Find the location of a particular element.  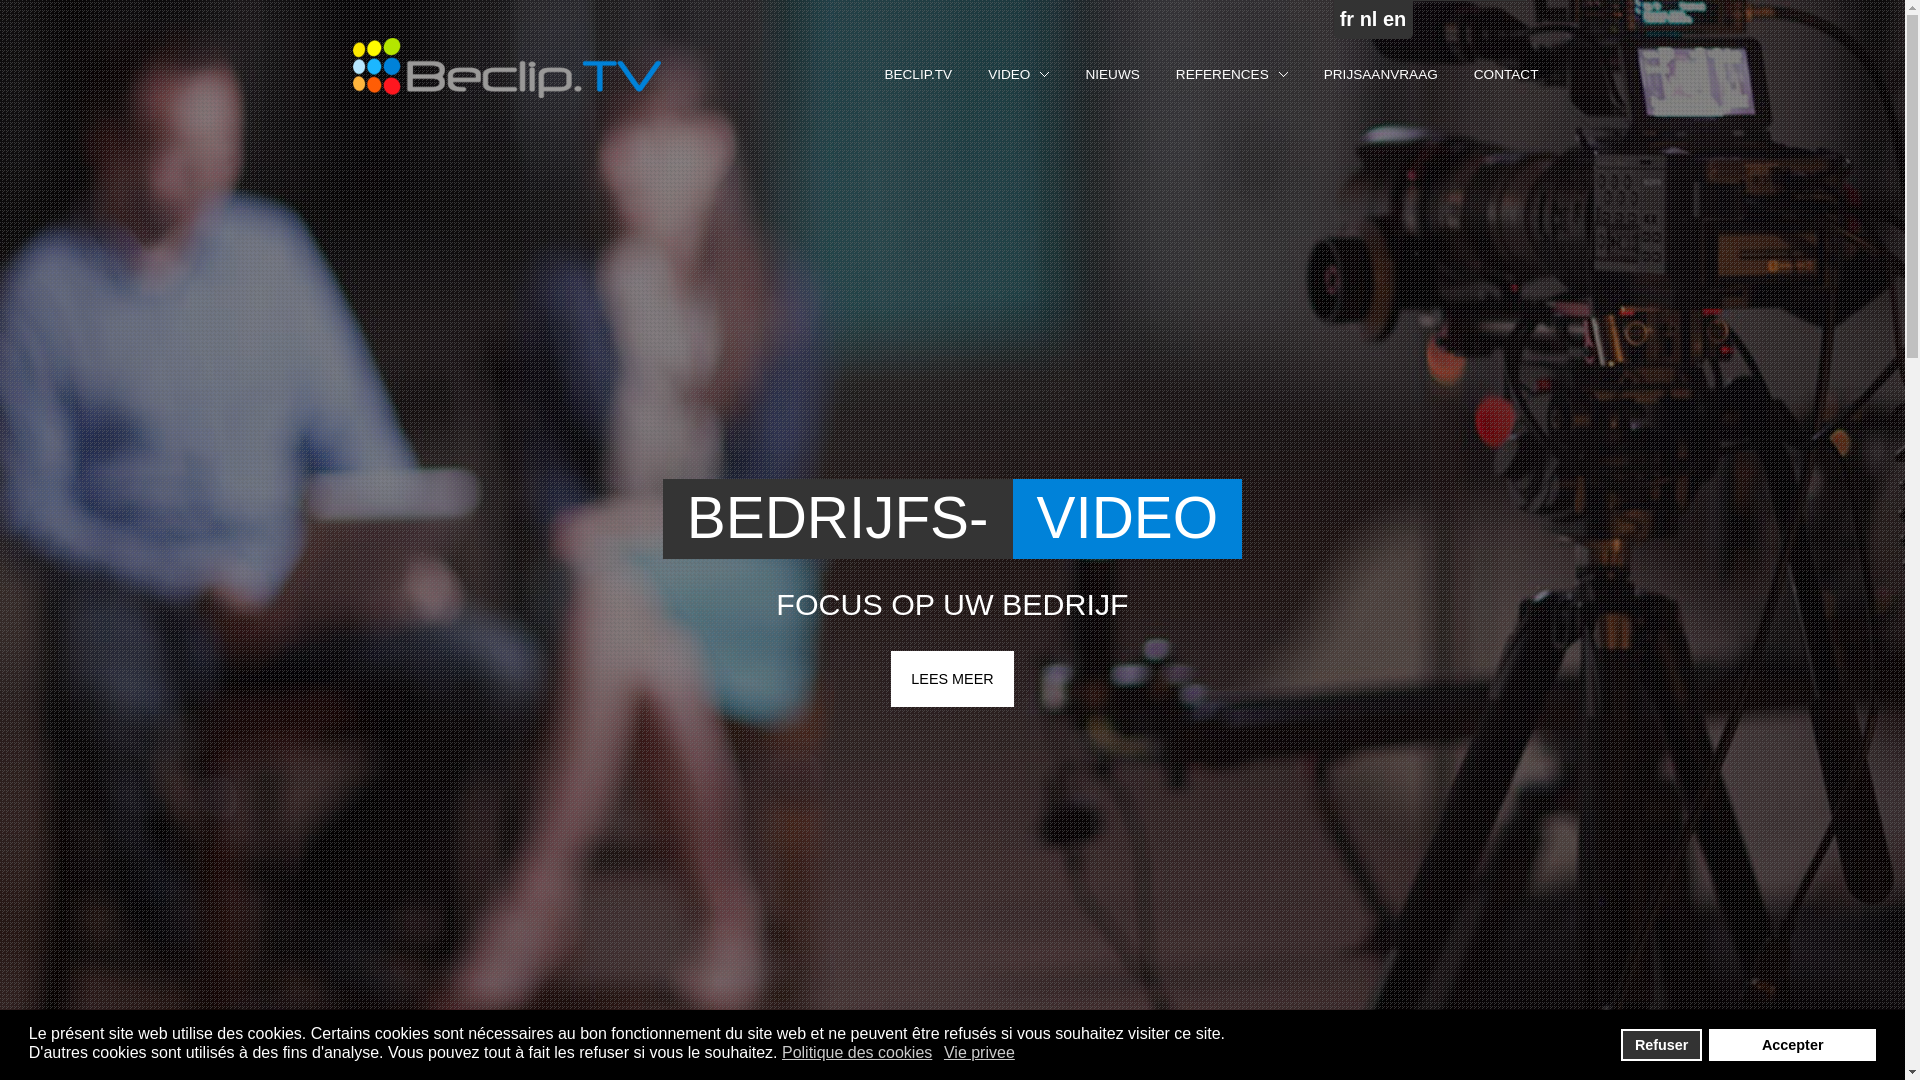

'NIEUWS' is located at coordinates (1083, 73).